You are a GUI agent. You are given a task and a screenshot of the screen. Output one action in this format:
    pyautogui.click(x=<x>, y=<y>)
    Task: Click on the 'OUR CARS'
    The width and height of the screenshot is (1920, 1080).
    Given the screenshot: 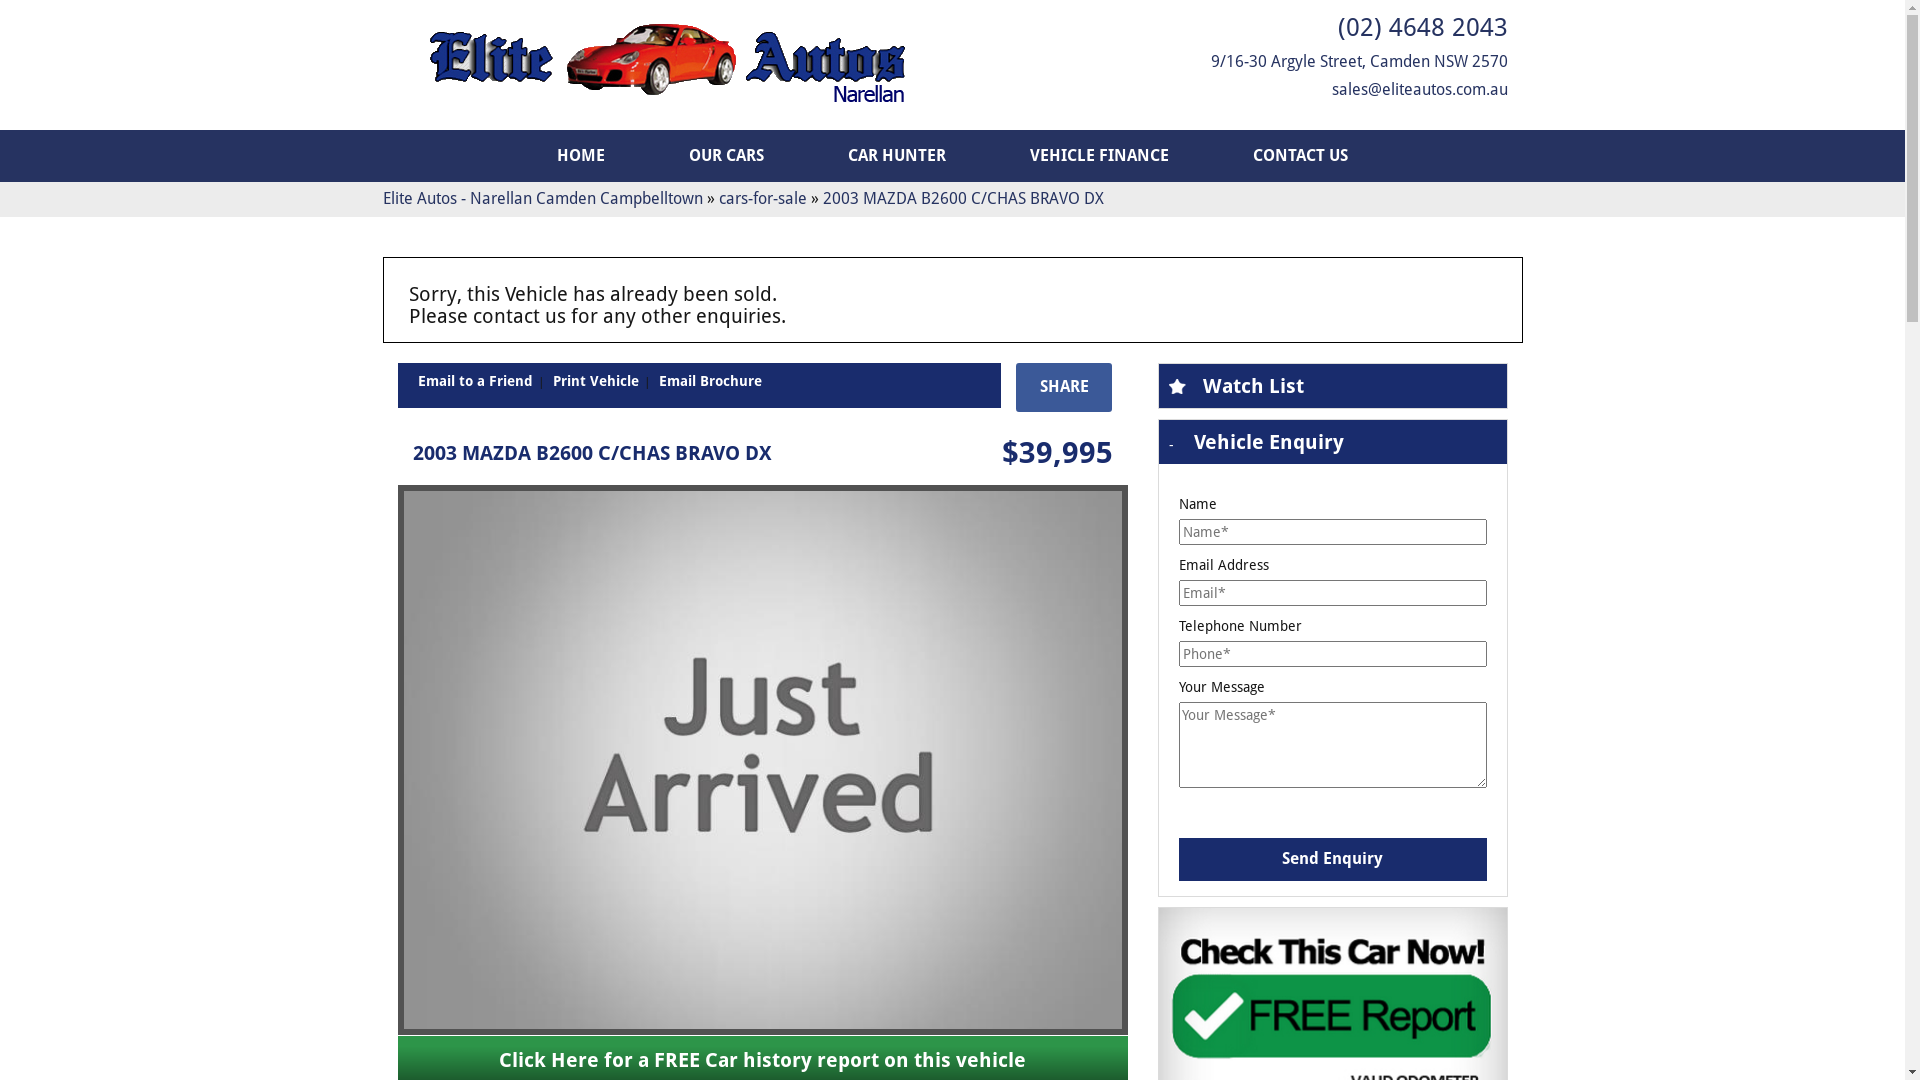 What is the action you would take?
    pyautogui.click(x=648, y=154)
    